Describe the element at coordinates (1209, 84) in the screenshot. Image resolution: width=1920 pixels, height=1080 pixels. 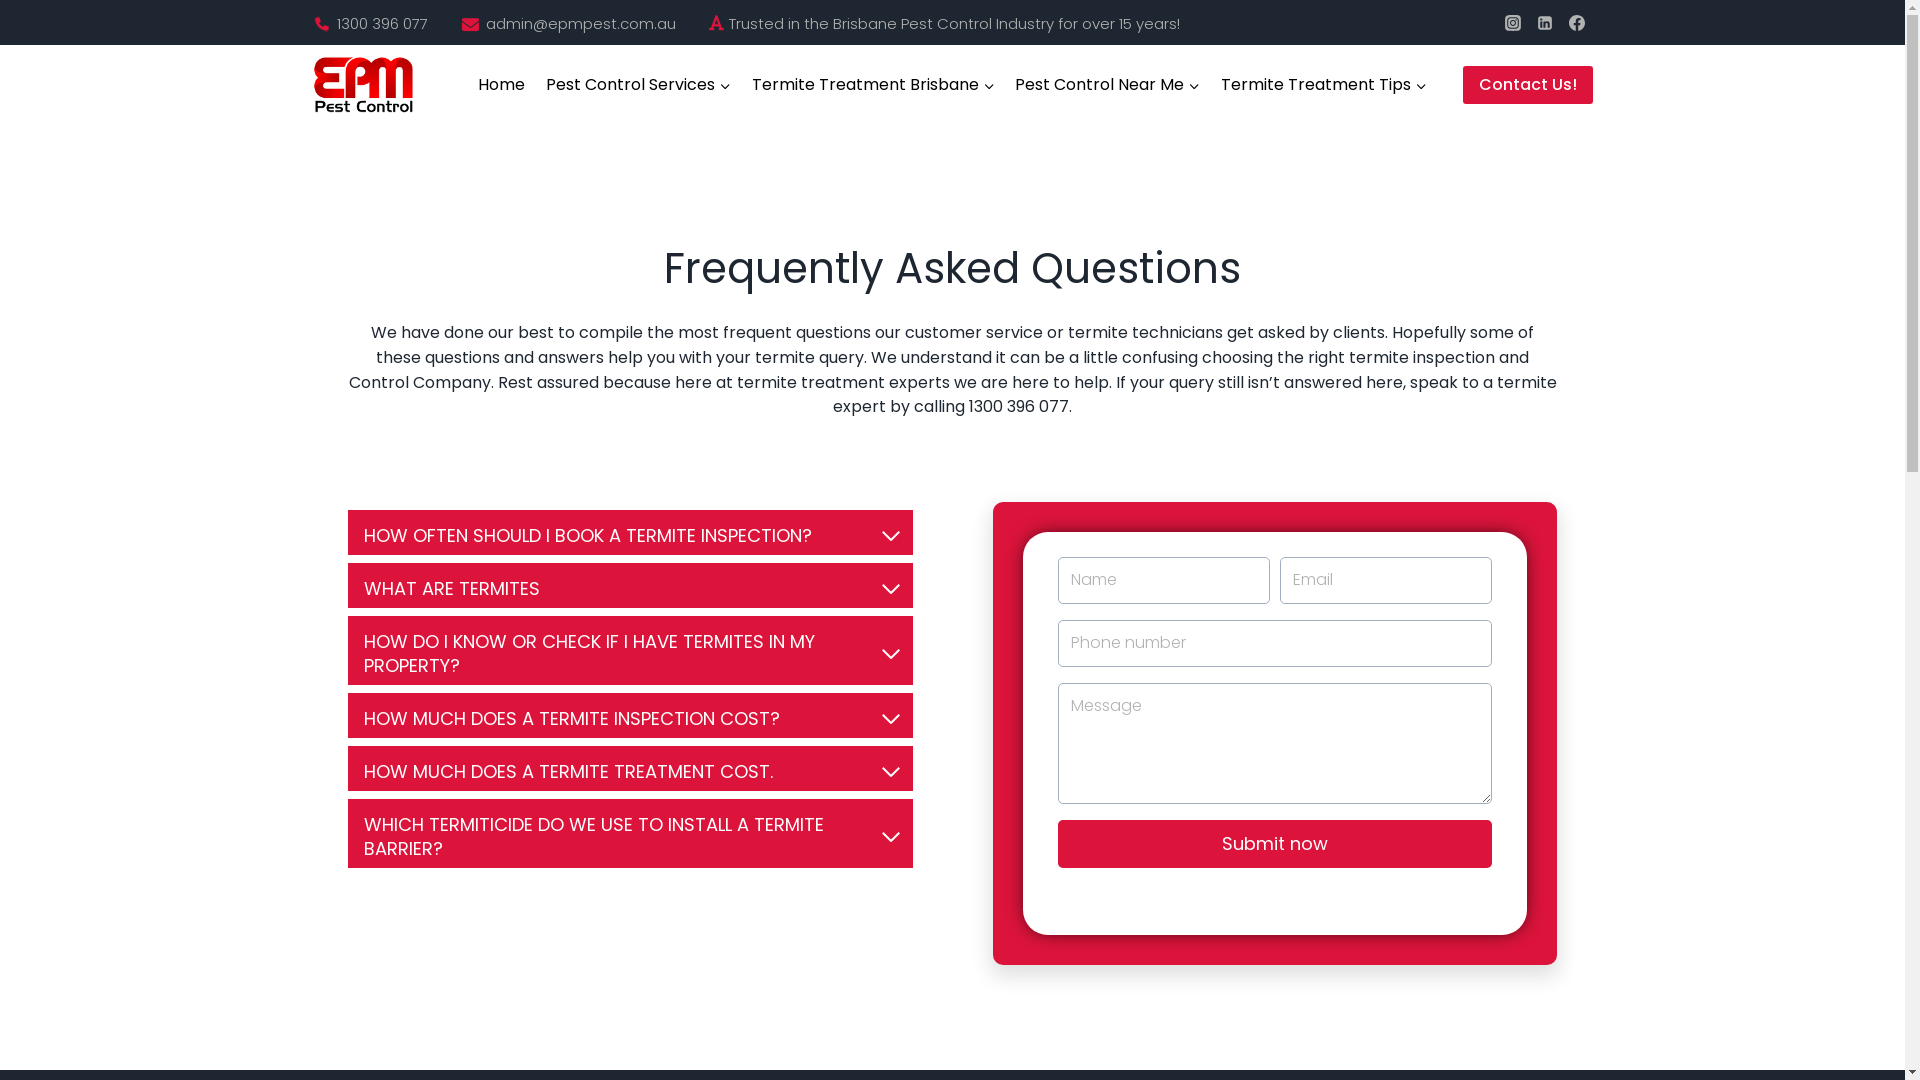
I see `'Termite Treatment Tips'` at that location.